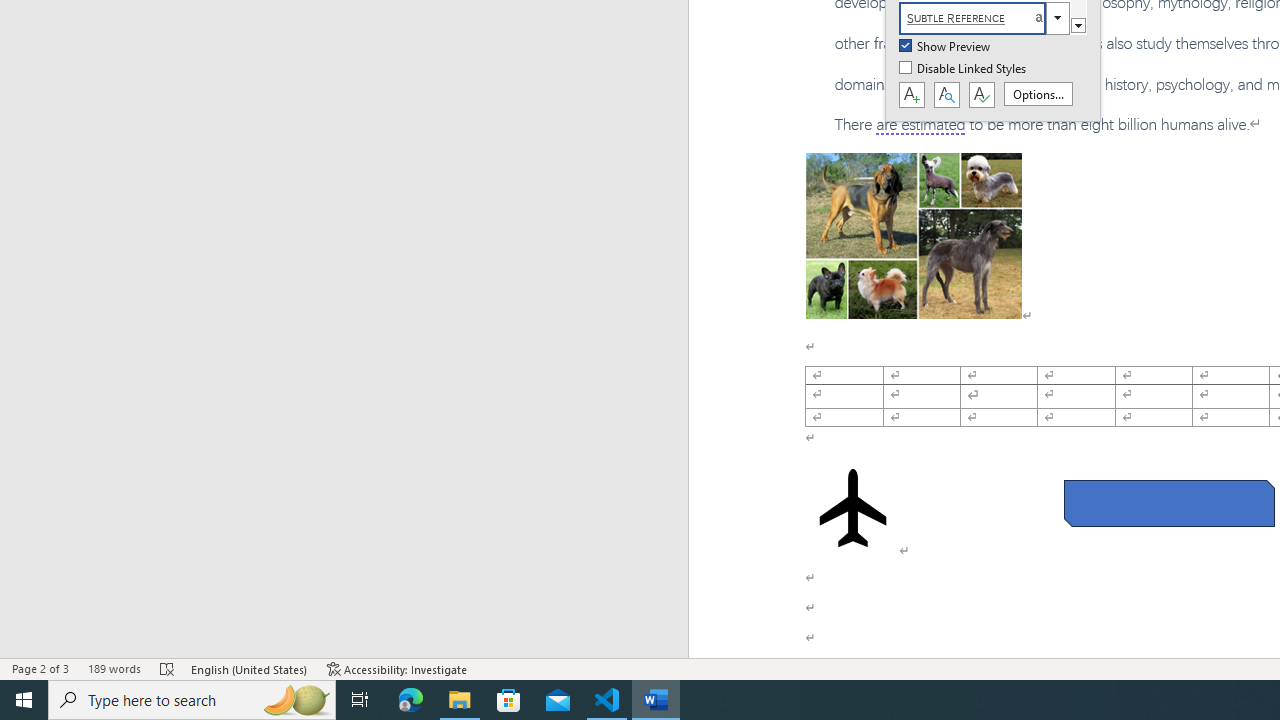  What do you see at coordinates (964, 68) in the screenshot?
I see `'Disable Linked Styles'` at bounding box center [964, 68].